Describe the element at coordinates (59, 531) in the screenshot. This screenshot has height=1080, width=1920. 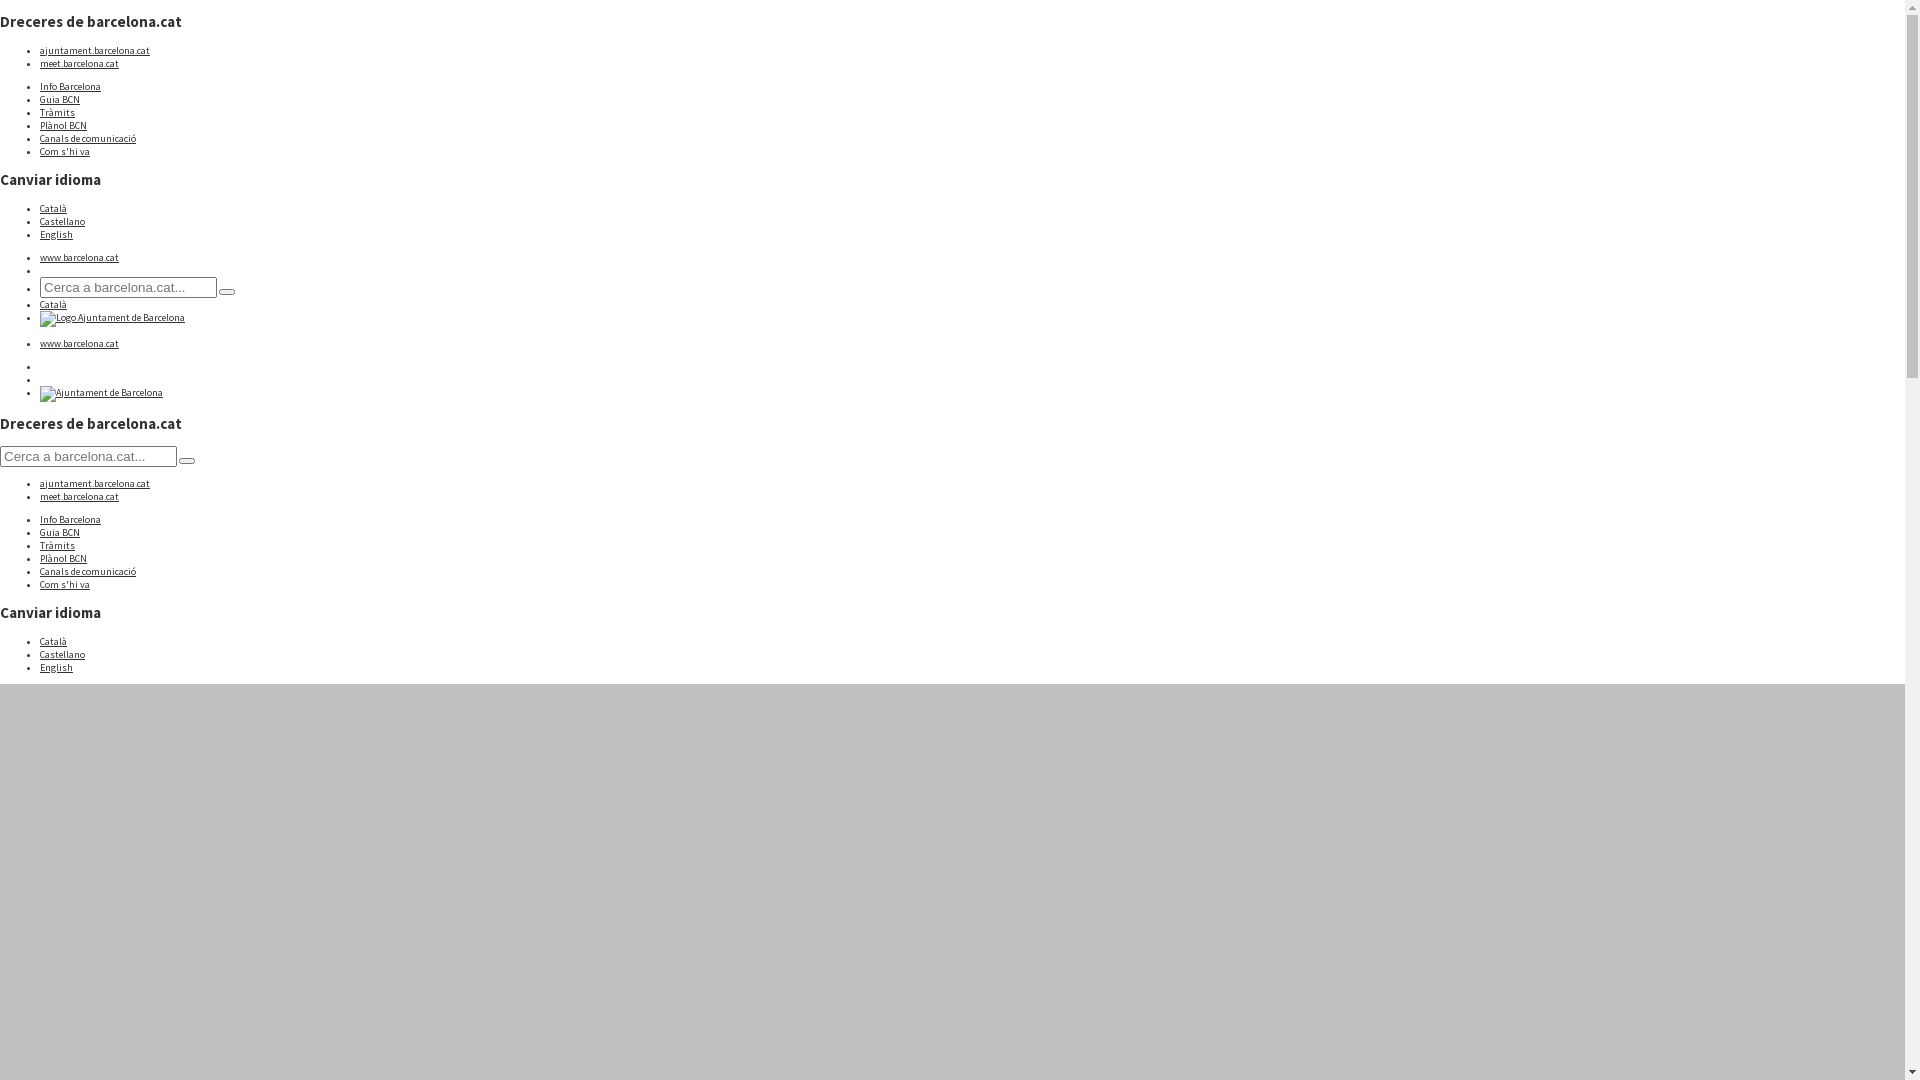
I see `'Guia BCN'` at that location.